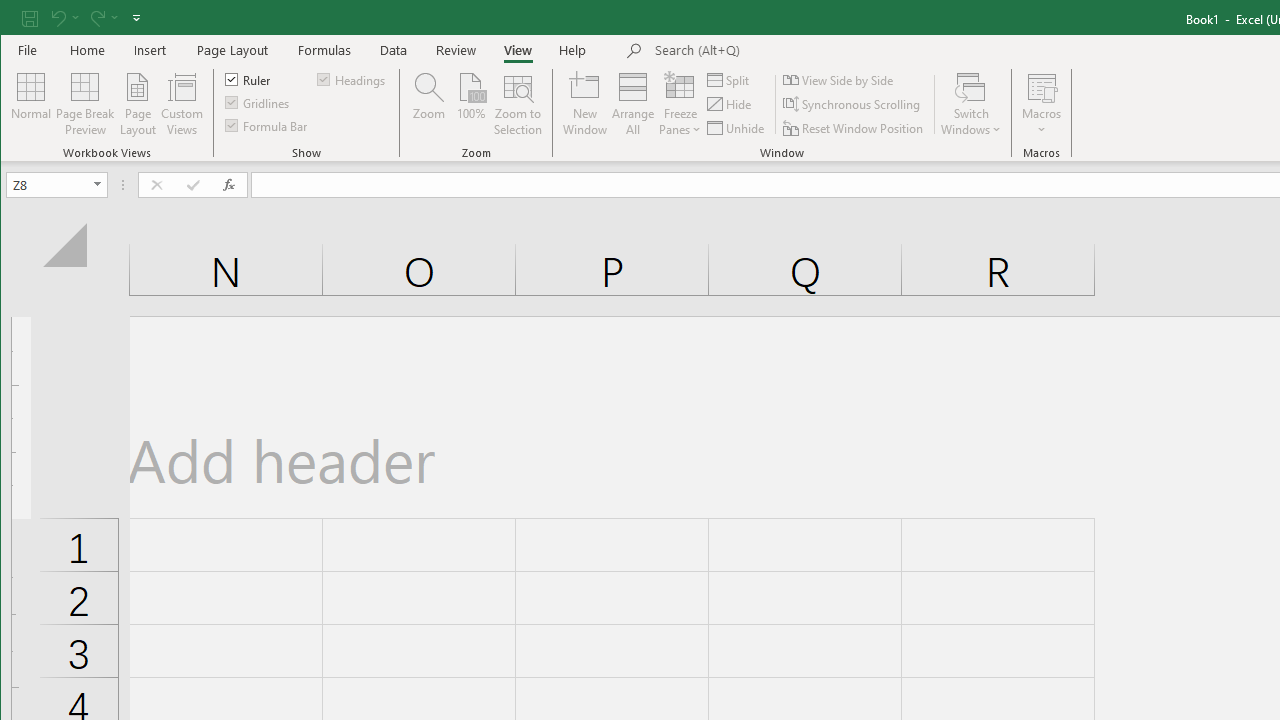 The height and width of the screenshot is (720, 1280). I want to click on 'Zoom...', so click(428, 104).